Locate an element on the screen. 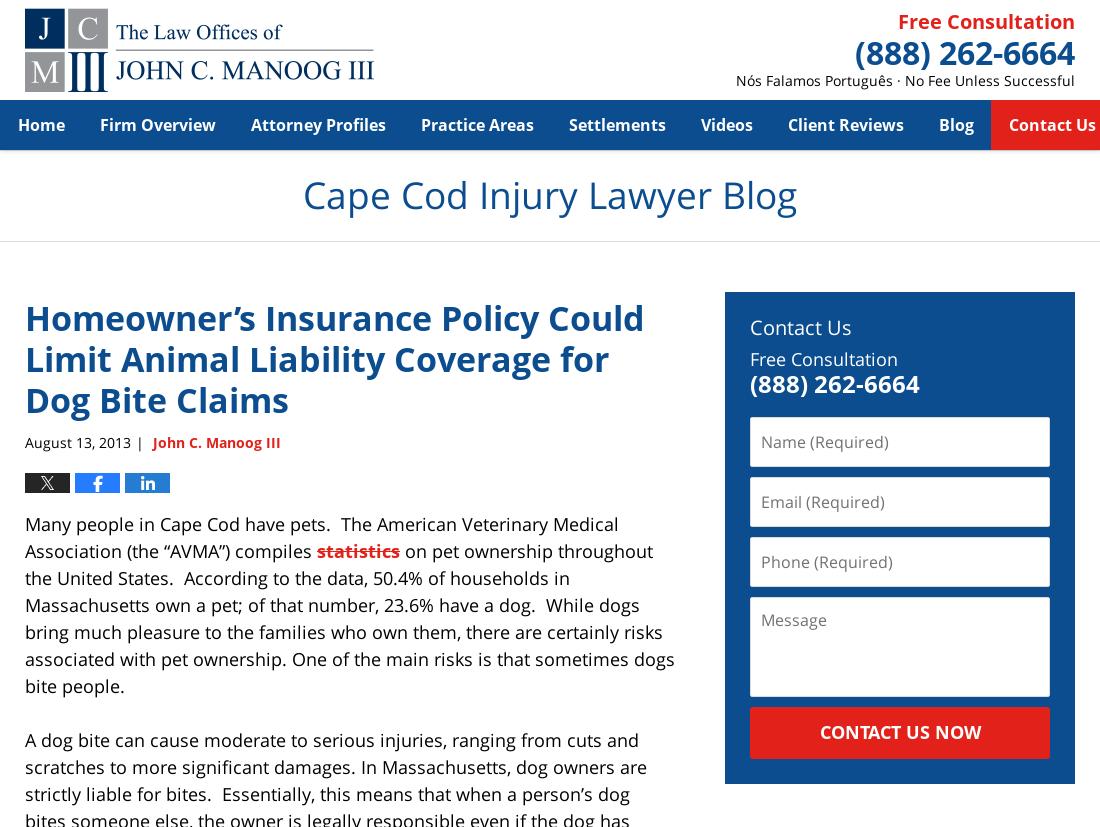 This screenshot has width=1100, height=827. 'Videos' is located at coordinates (725, 123).